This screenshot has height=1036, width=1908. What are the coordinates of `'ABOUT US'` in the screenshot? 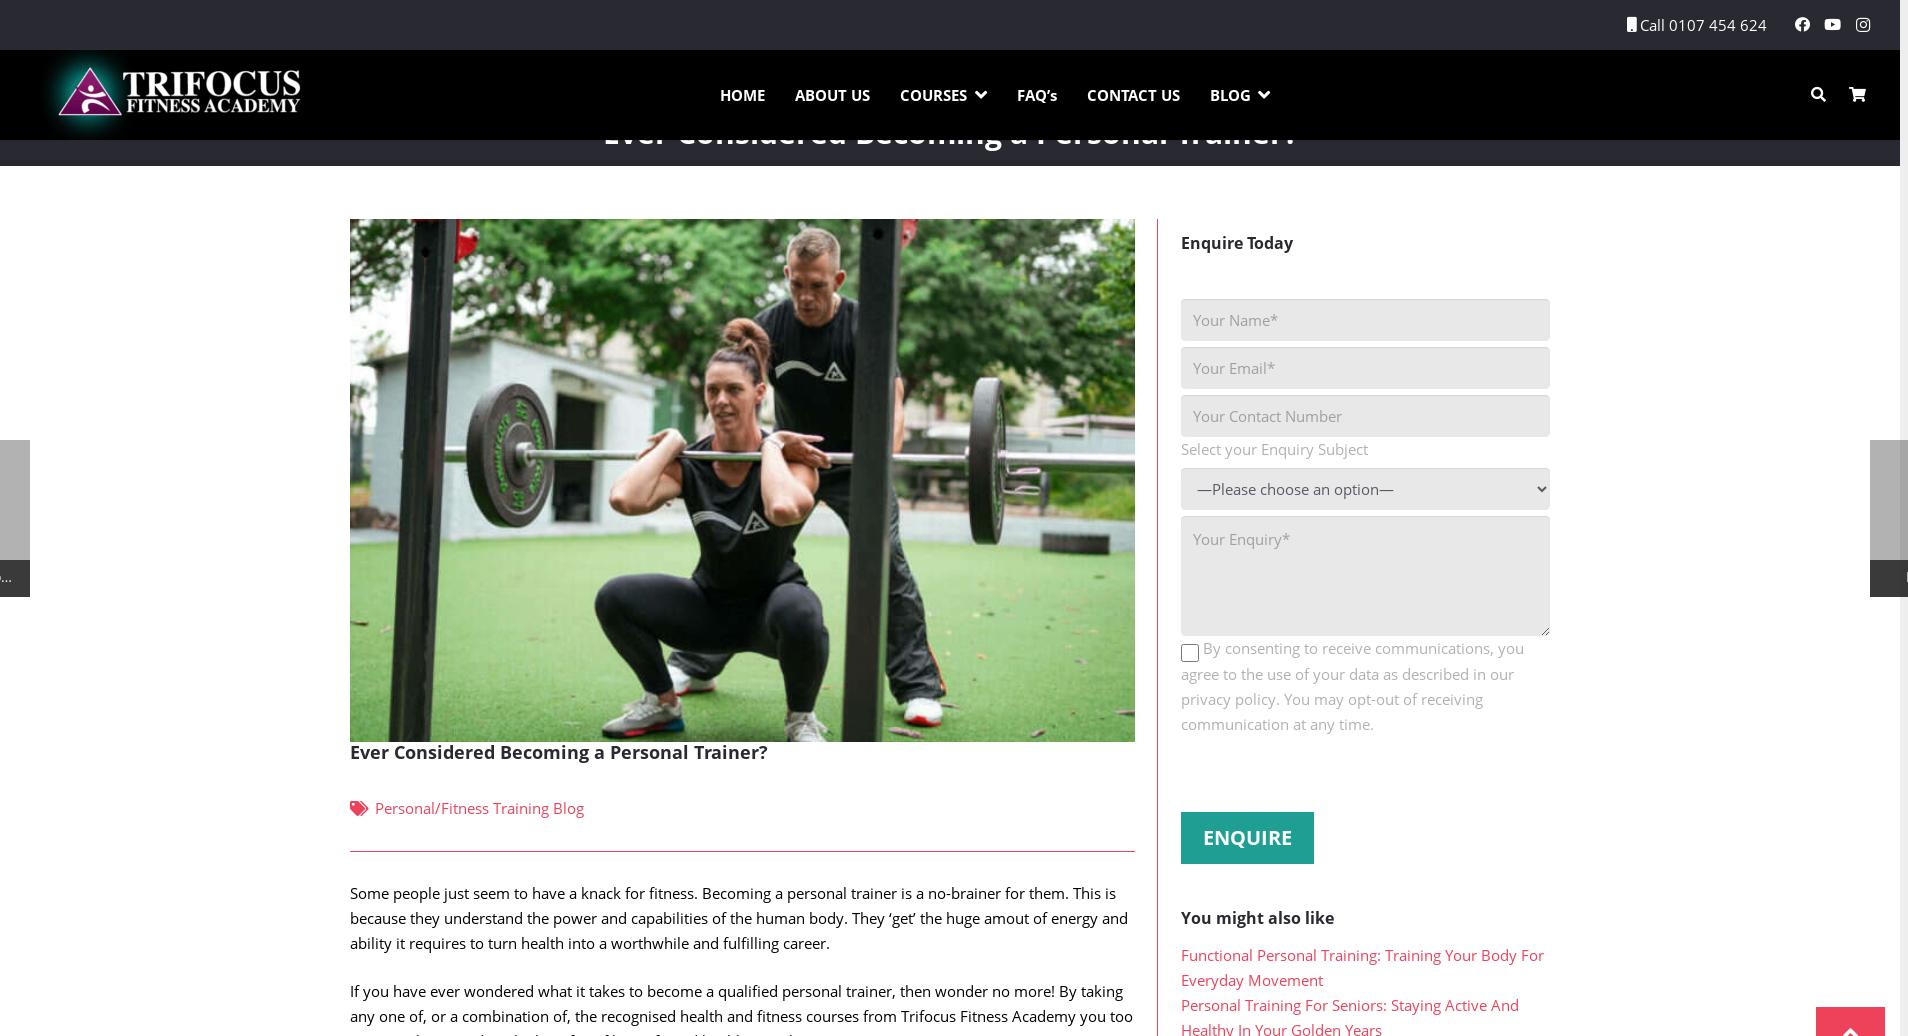 It's located at (831, 95).